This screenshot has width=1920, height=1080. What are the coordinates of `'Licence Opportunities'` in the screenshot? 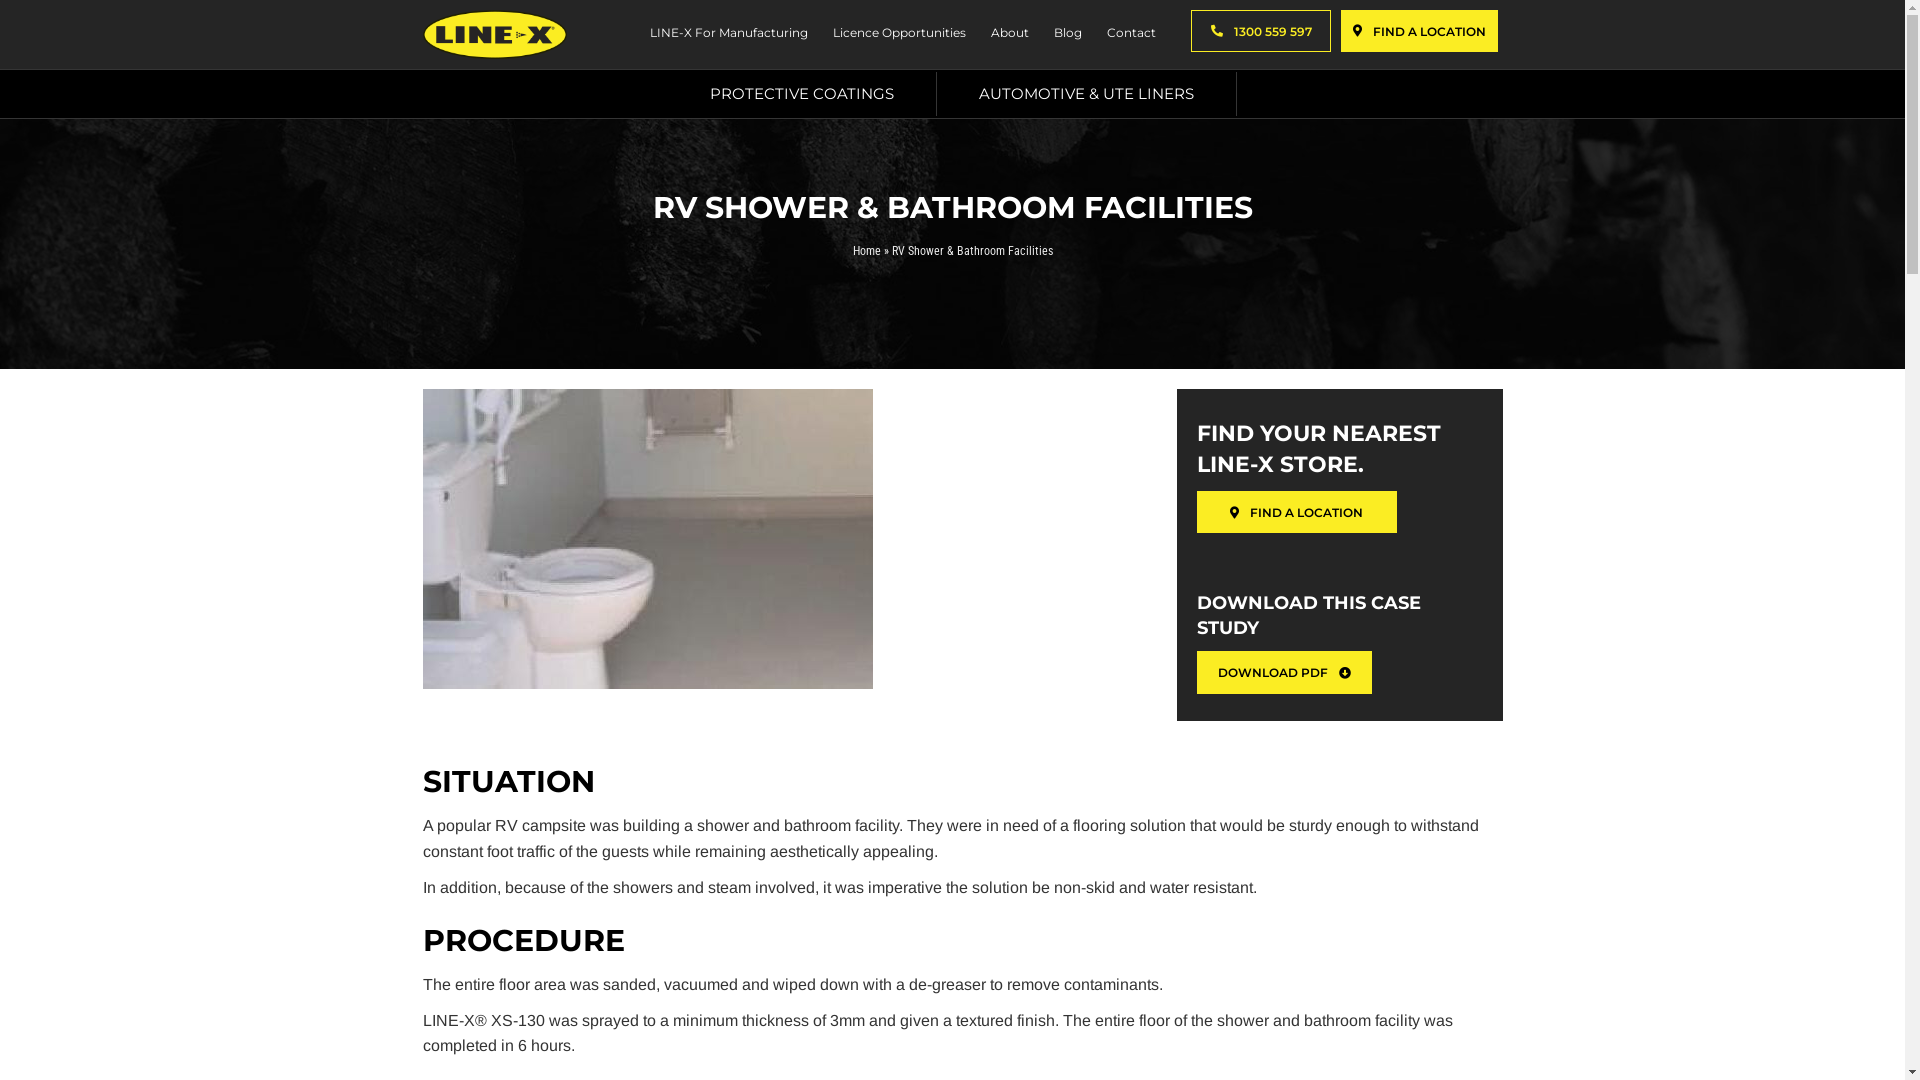 It's located at (896, 34).